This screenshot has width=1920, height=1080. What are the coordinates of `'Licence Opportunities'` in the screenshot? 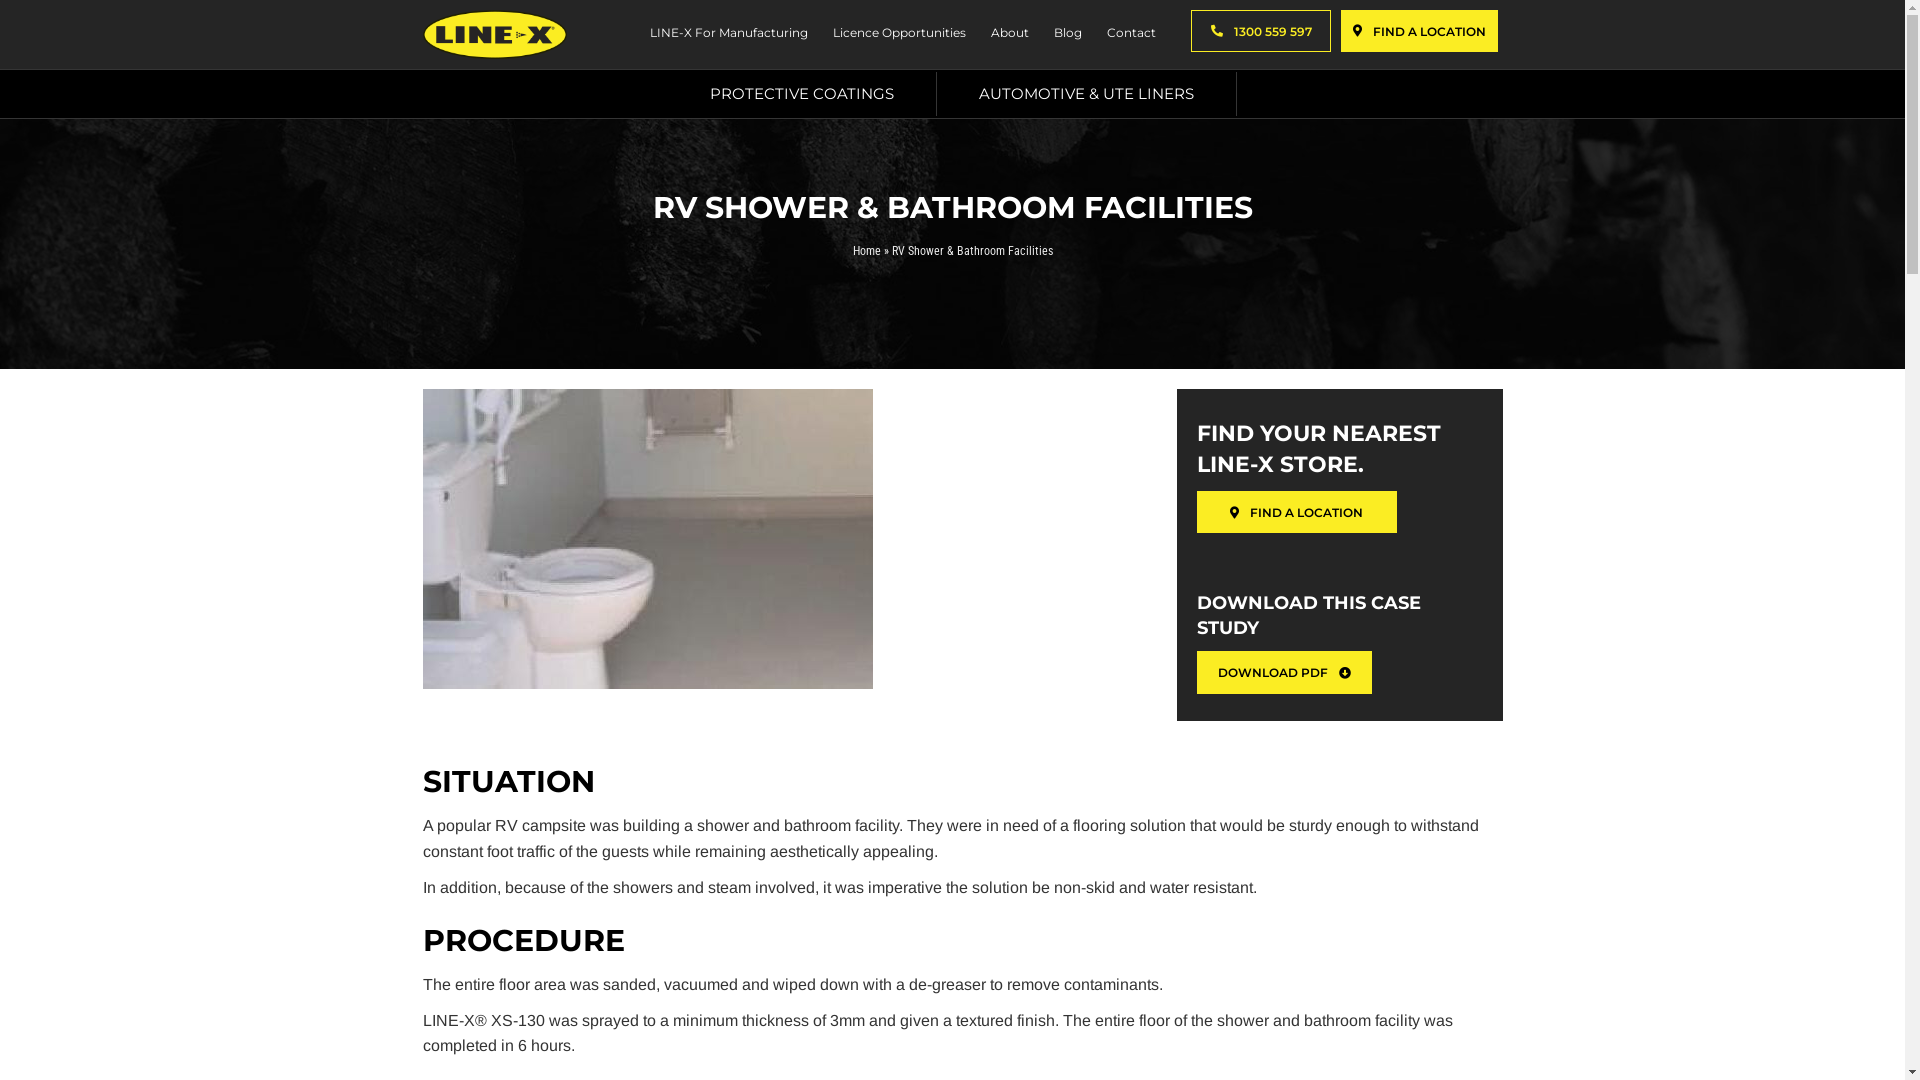 It's located at (896, 34).